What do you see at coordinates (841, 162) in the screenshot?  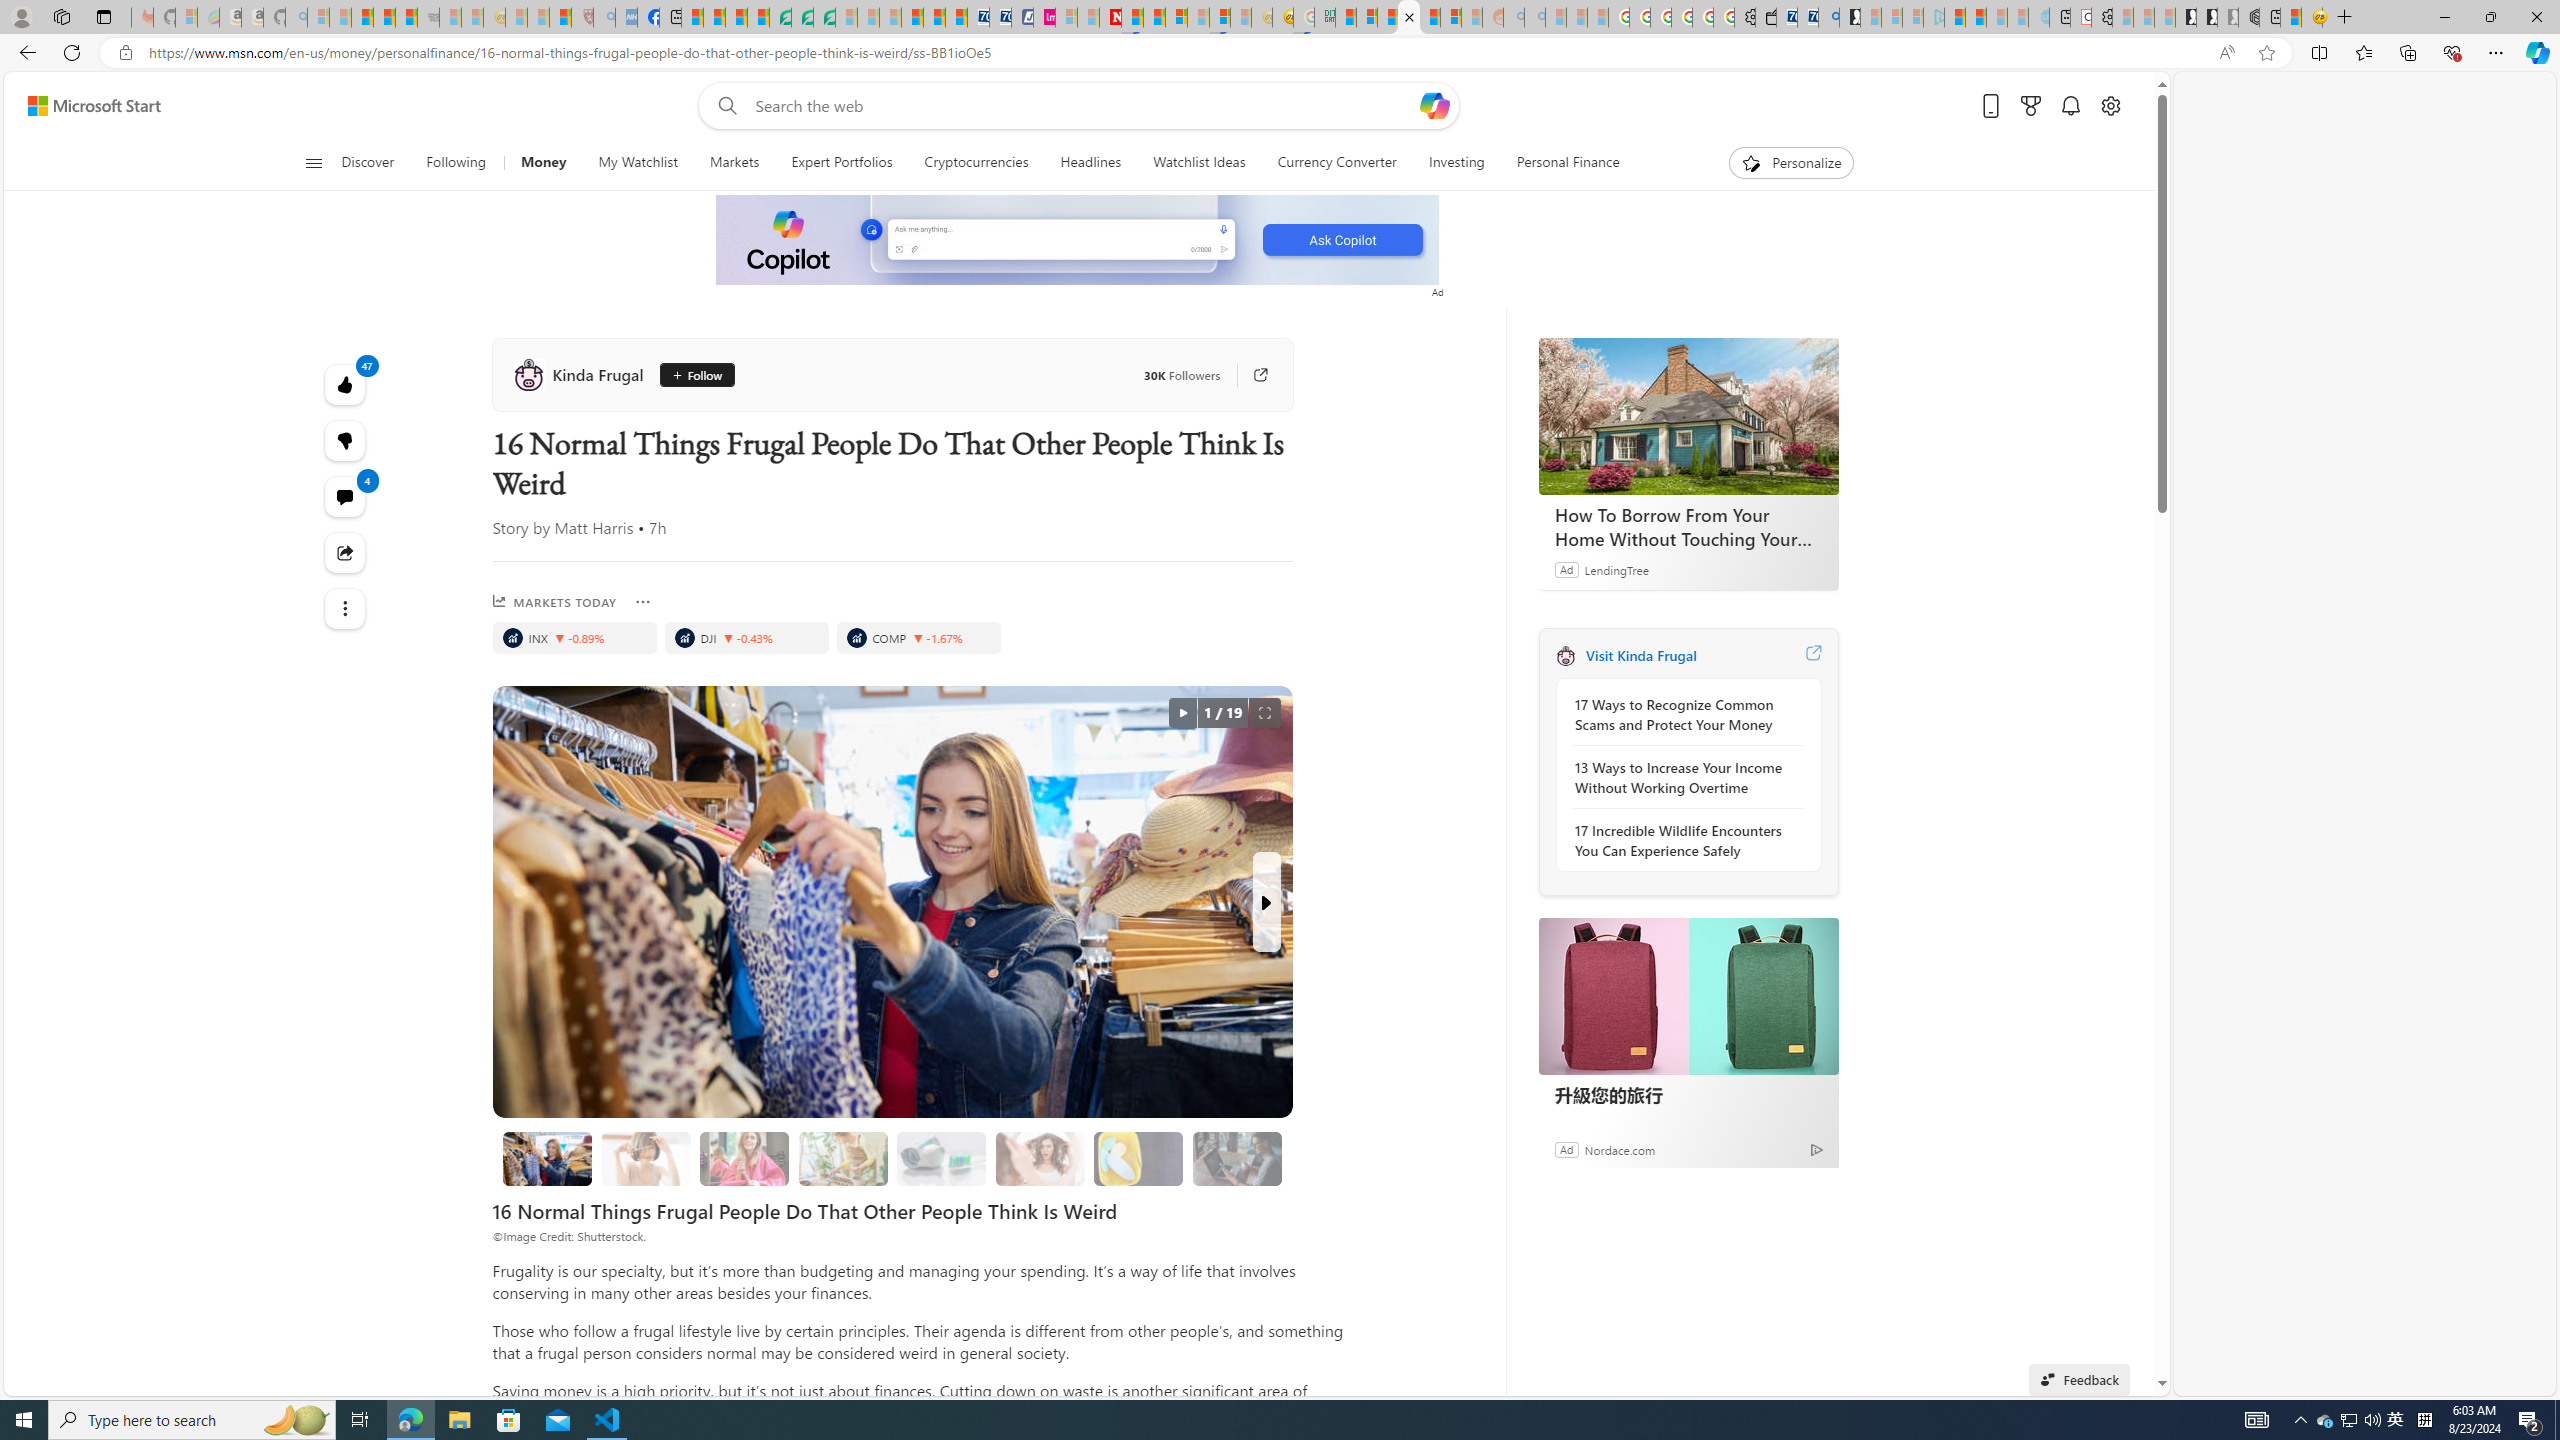 I see `'Expert Portfolios'` at bounding box center [841, 162].